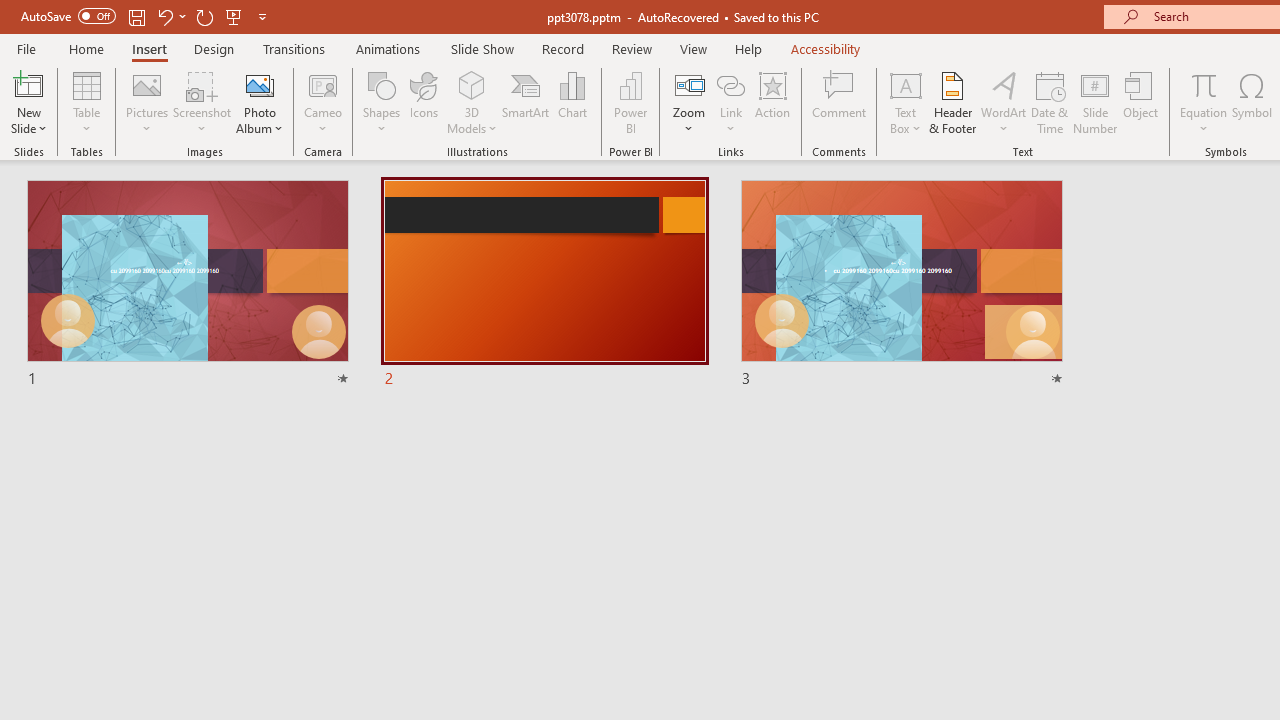  I want to click on 'New Slide', so click(28, 84).